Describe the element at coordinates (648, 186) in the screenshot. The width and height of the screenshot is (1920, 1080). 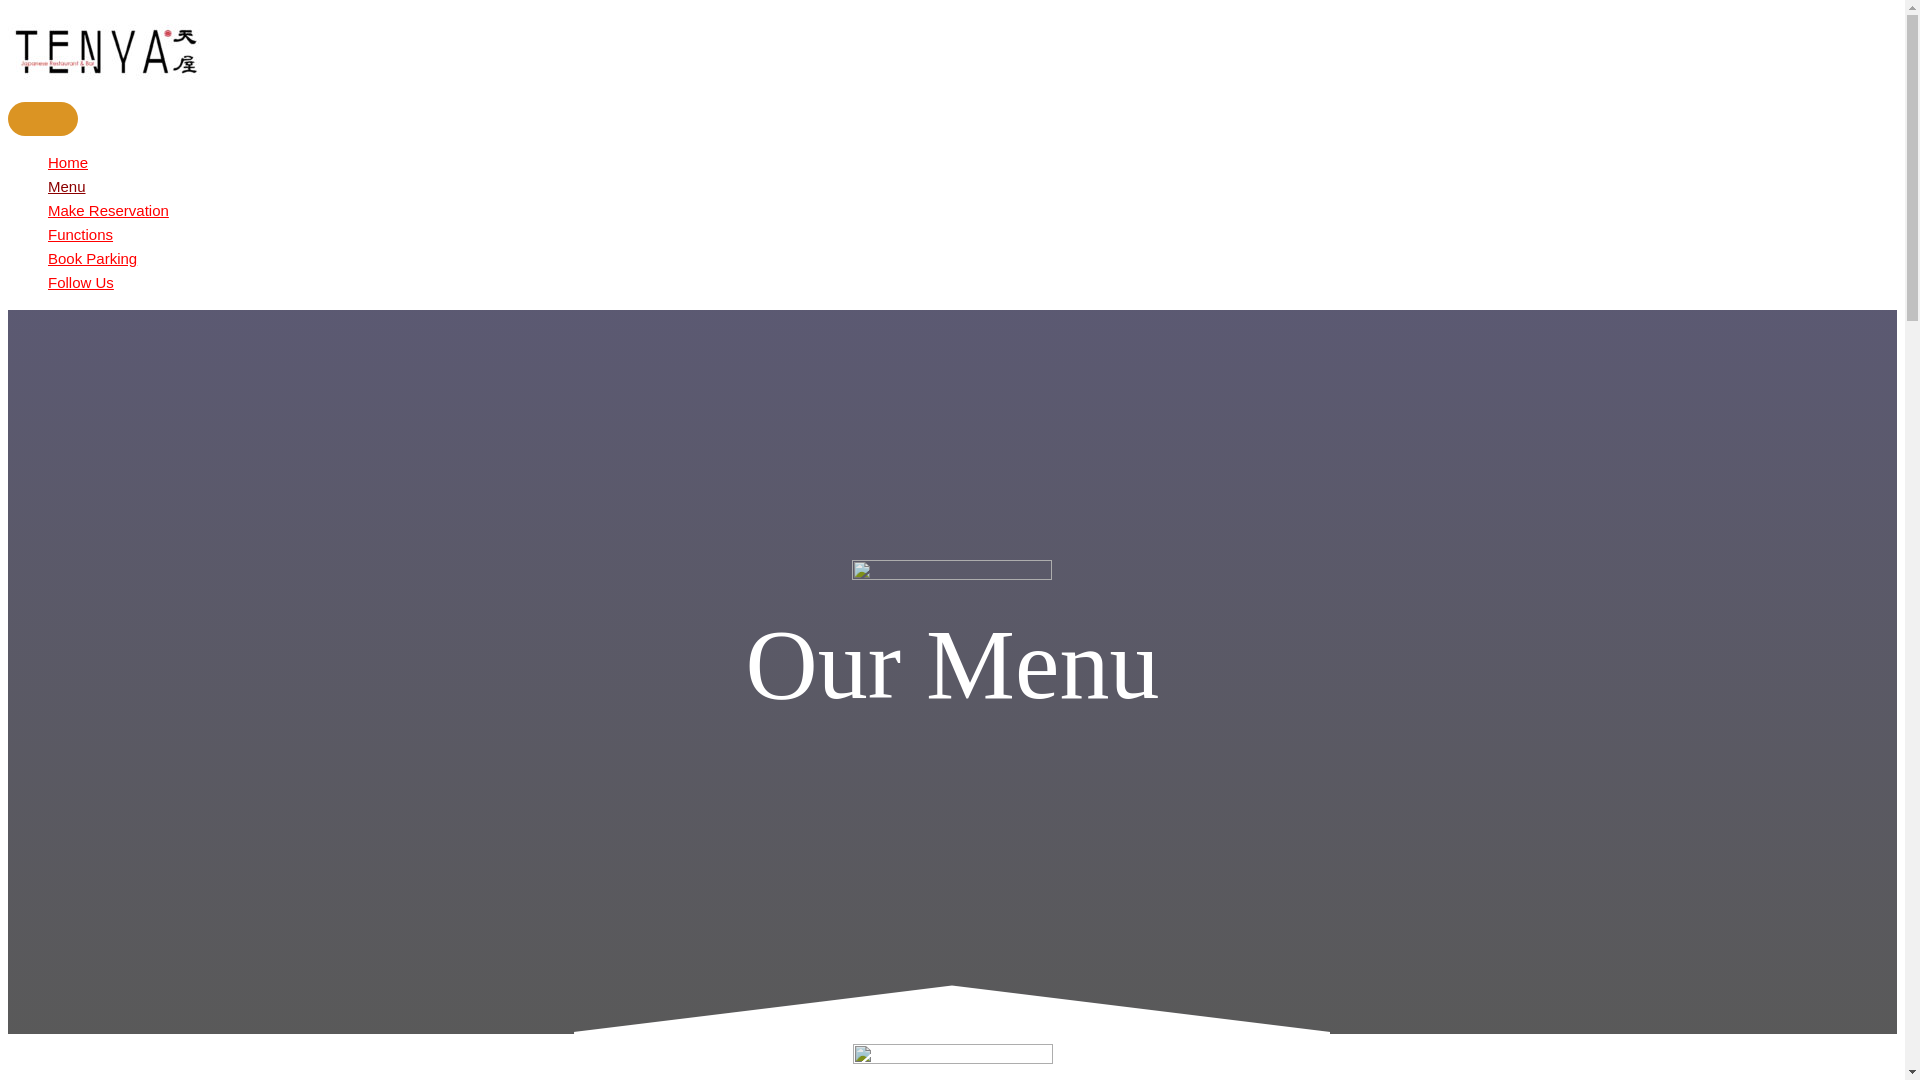
I see `'Menu'` at that location.